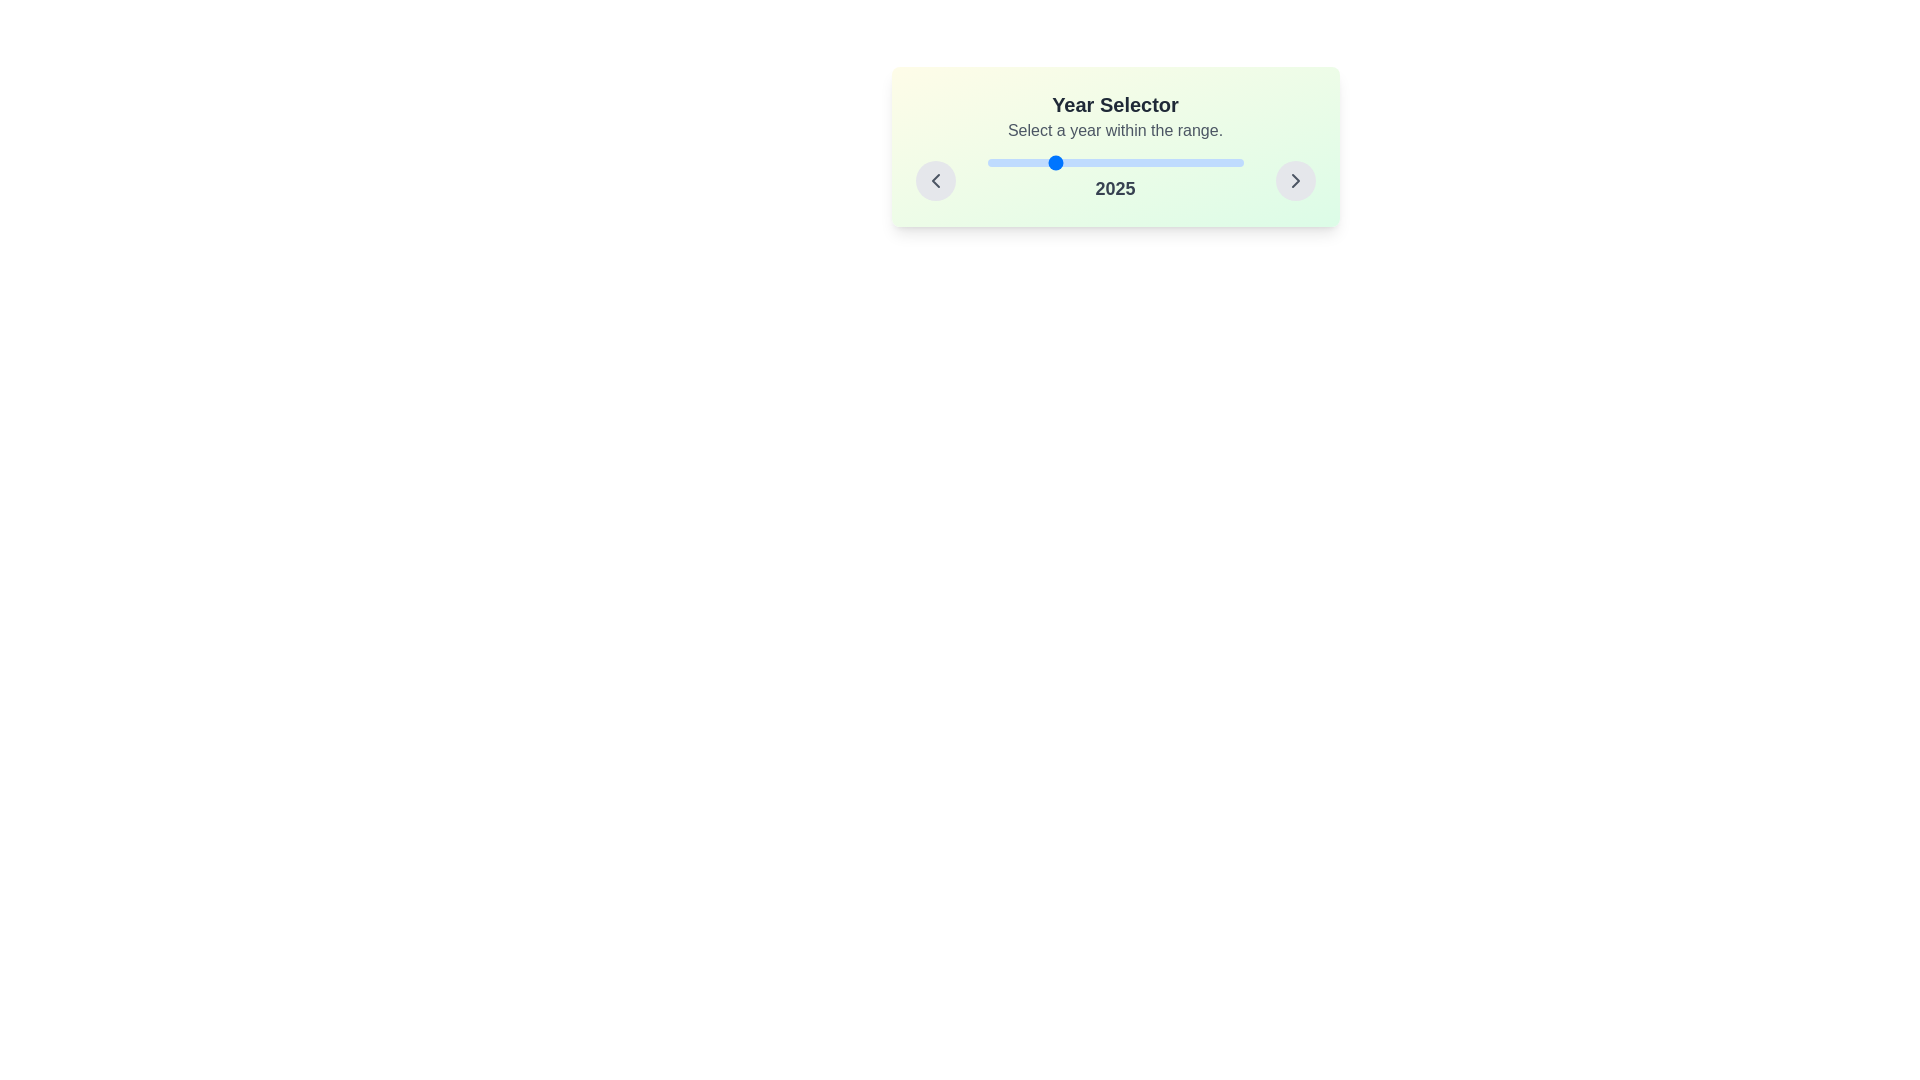  I want to click on the slider to set the year to 2070, so click(1166, 161).